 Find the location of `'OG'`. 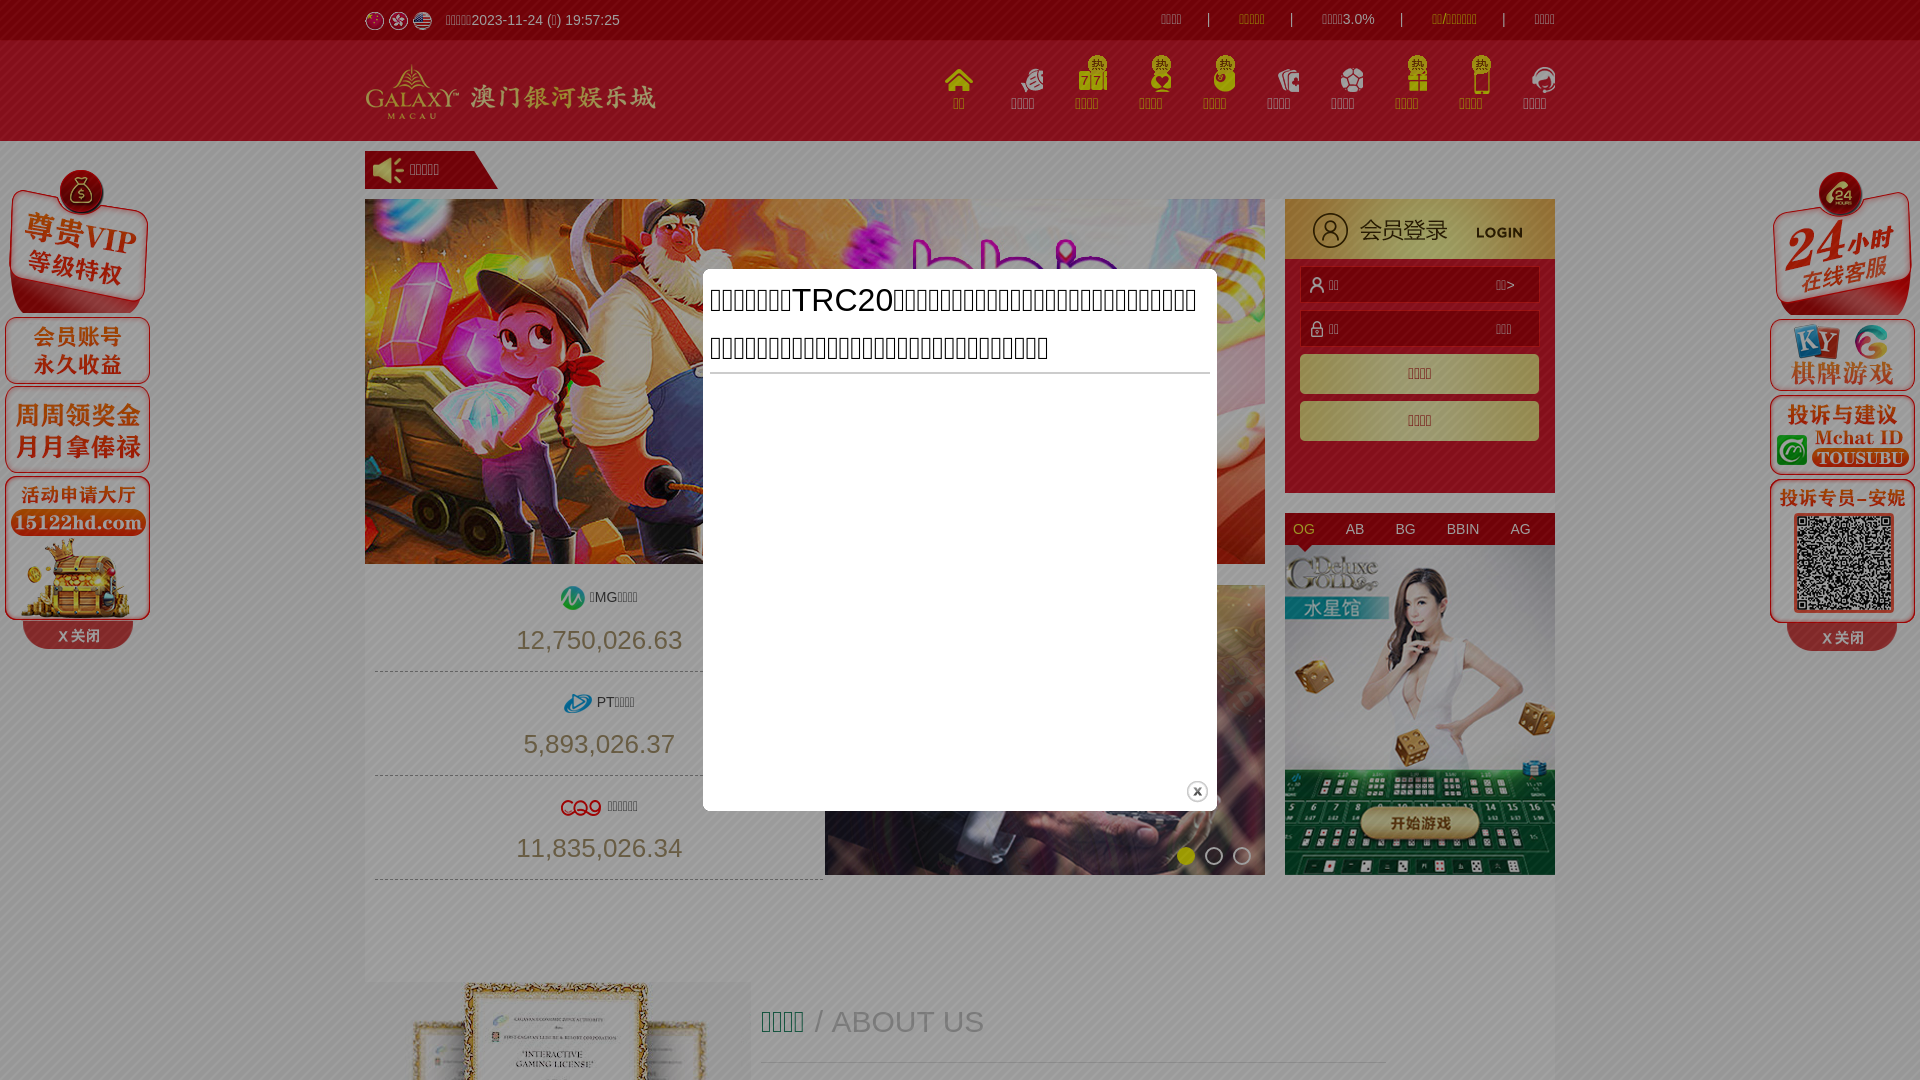

'OG' is located at coordinates (1285, 527).